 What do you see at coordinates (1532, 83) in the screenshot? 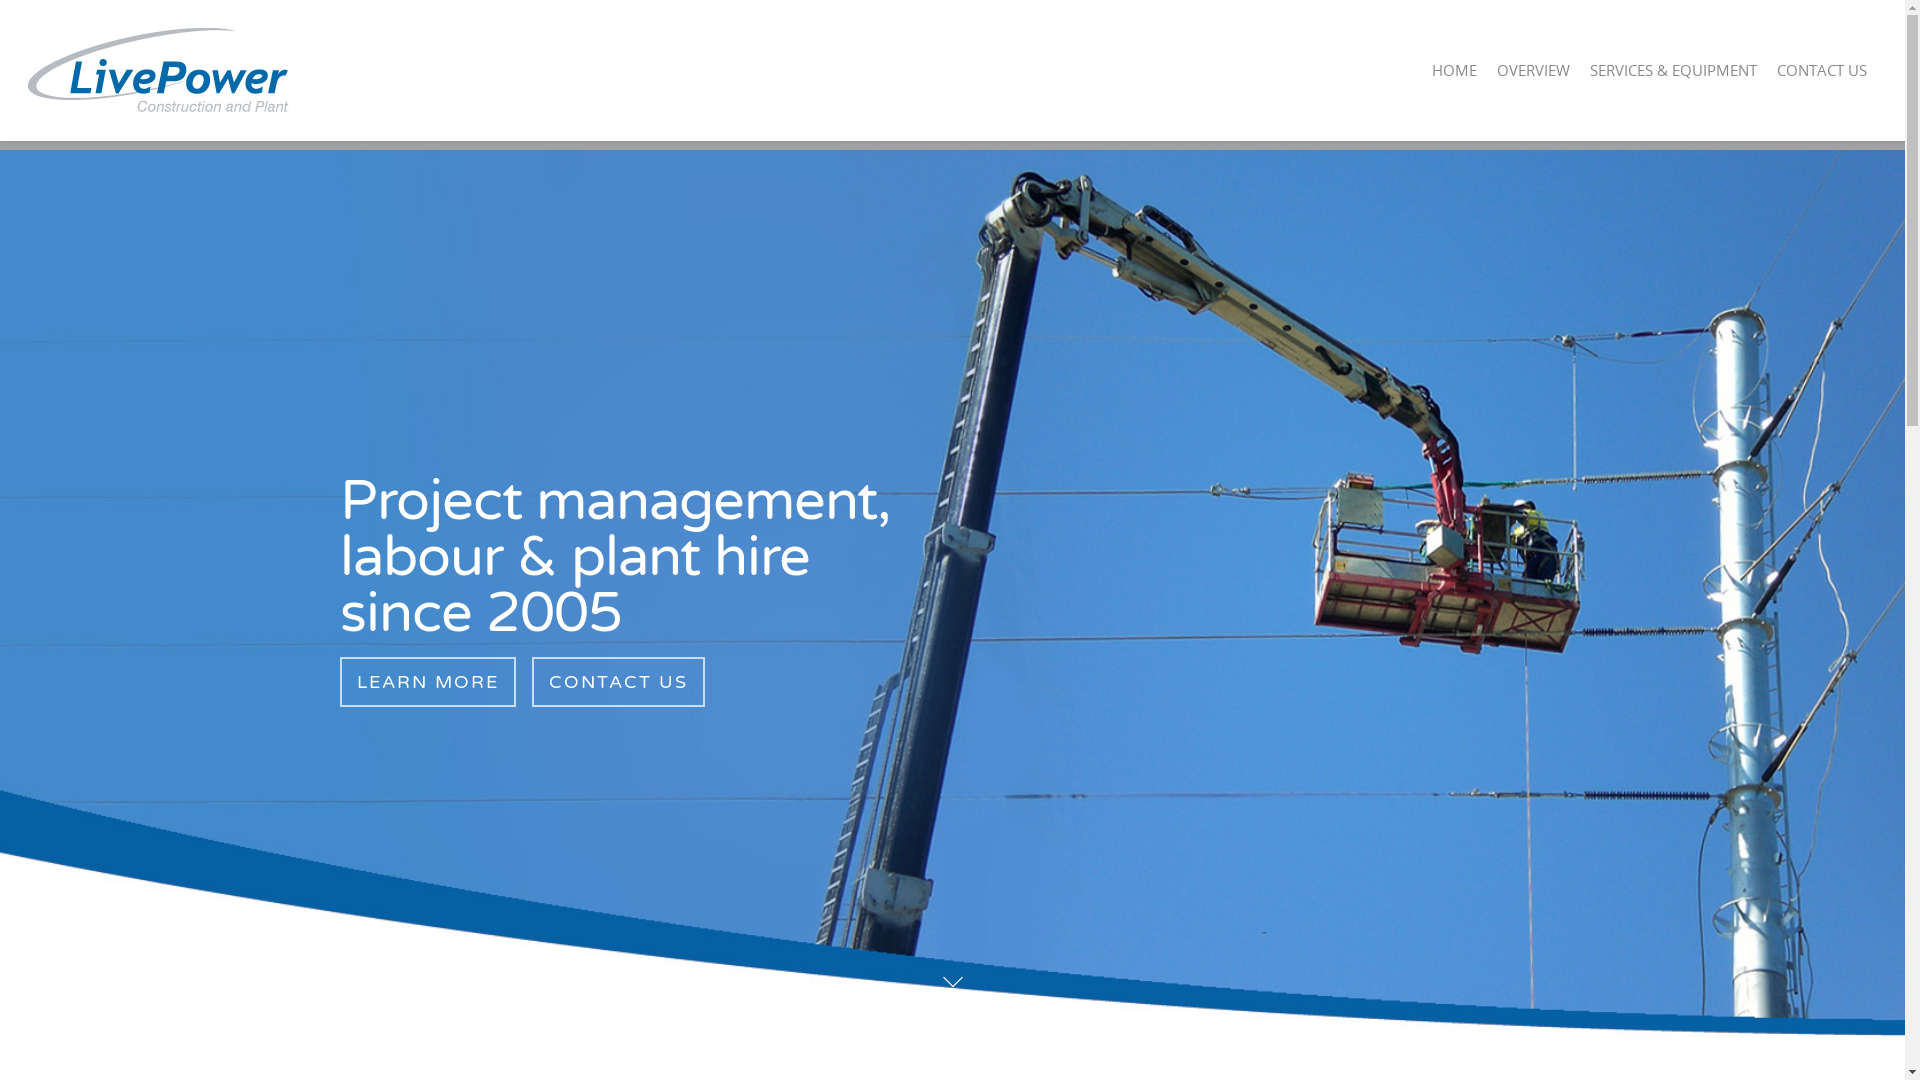
I see `'OVERVIEW'` at bounding box center [1532, 83].